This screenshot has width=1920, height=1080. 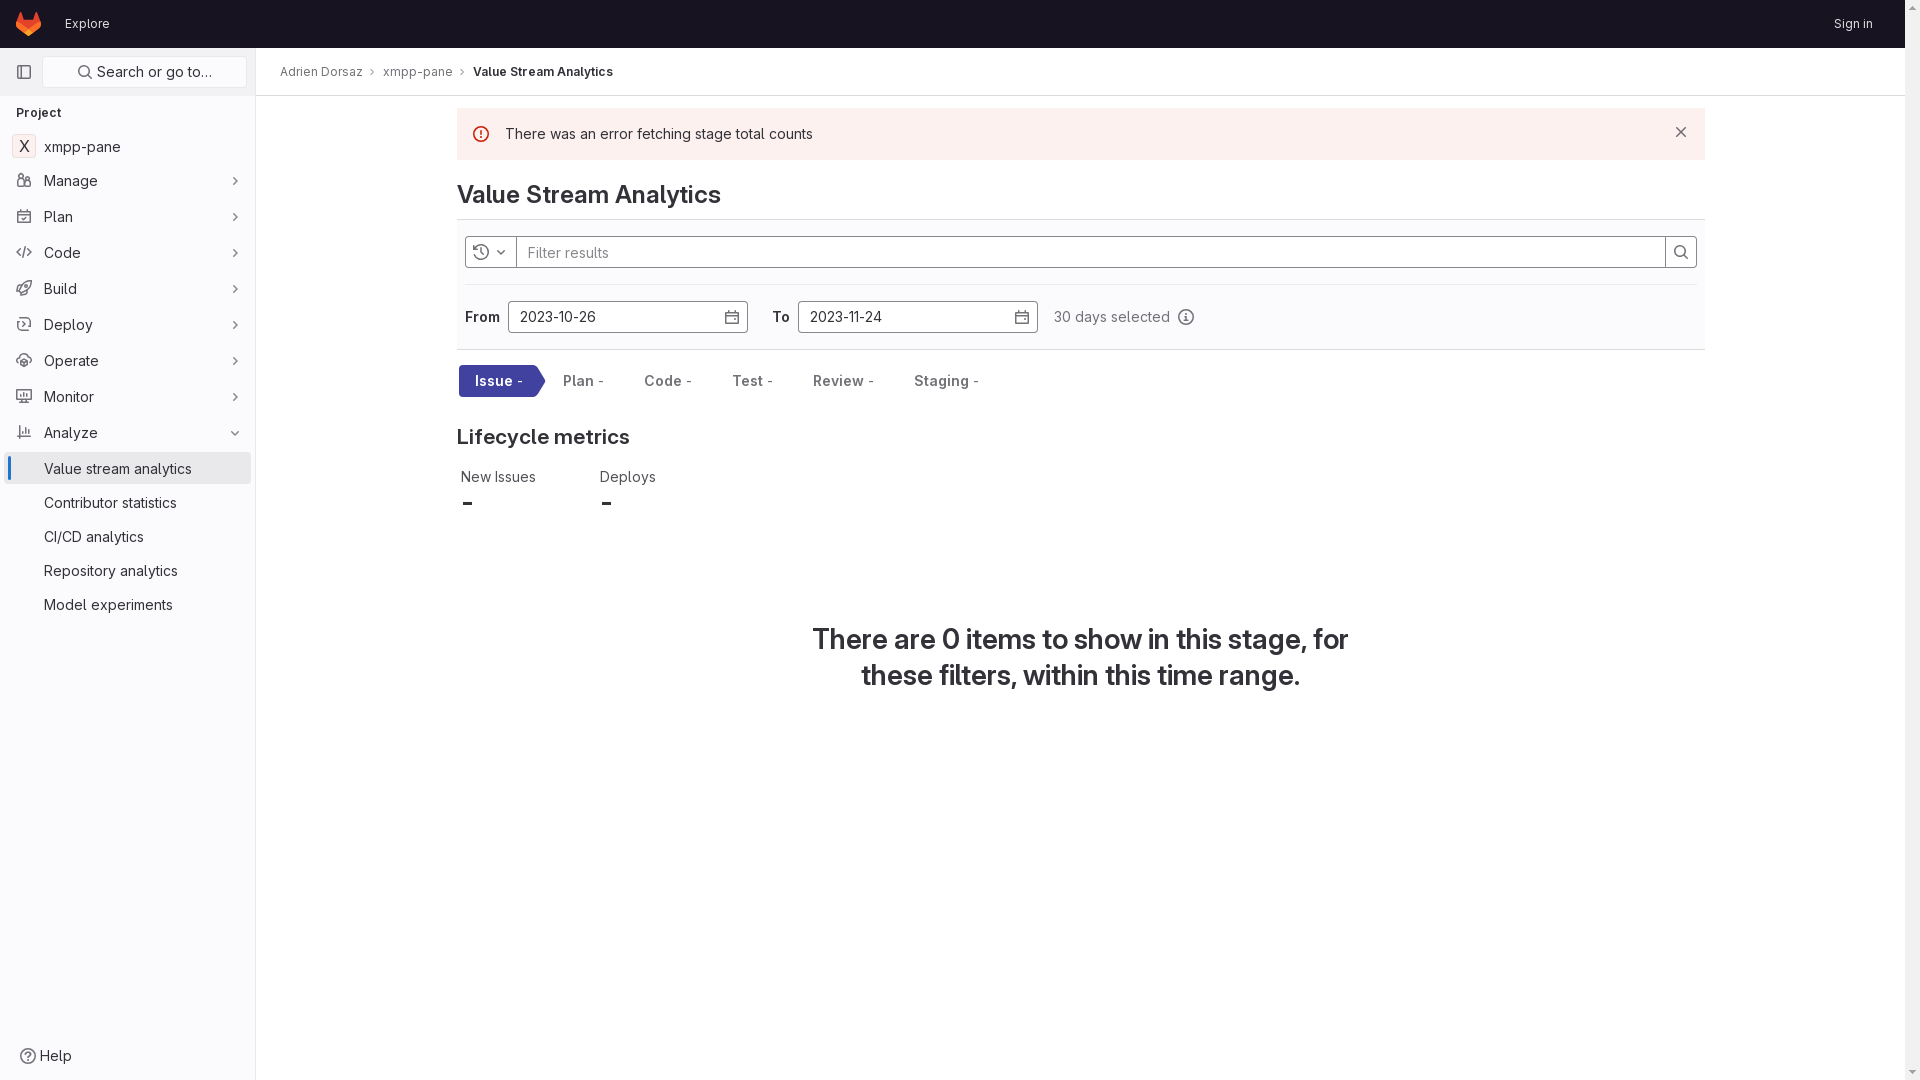 What do you see at coordinates (126, 500) in the screenshot?
I see `'Contributor statistics'` at bounding box center [126, 500].